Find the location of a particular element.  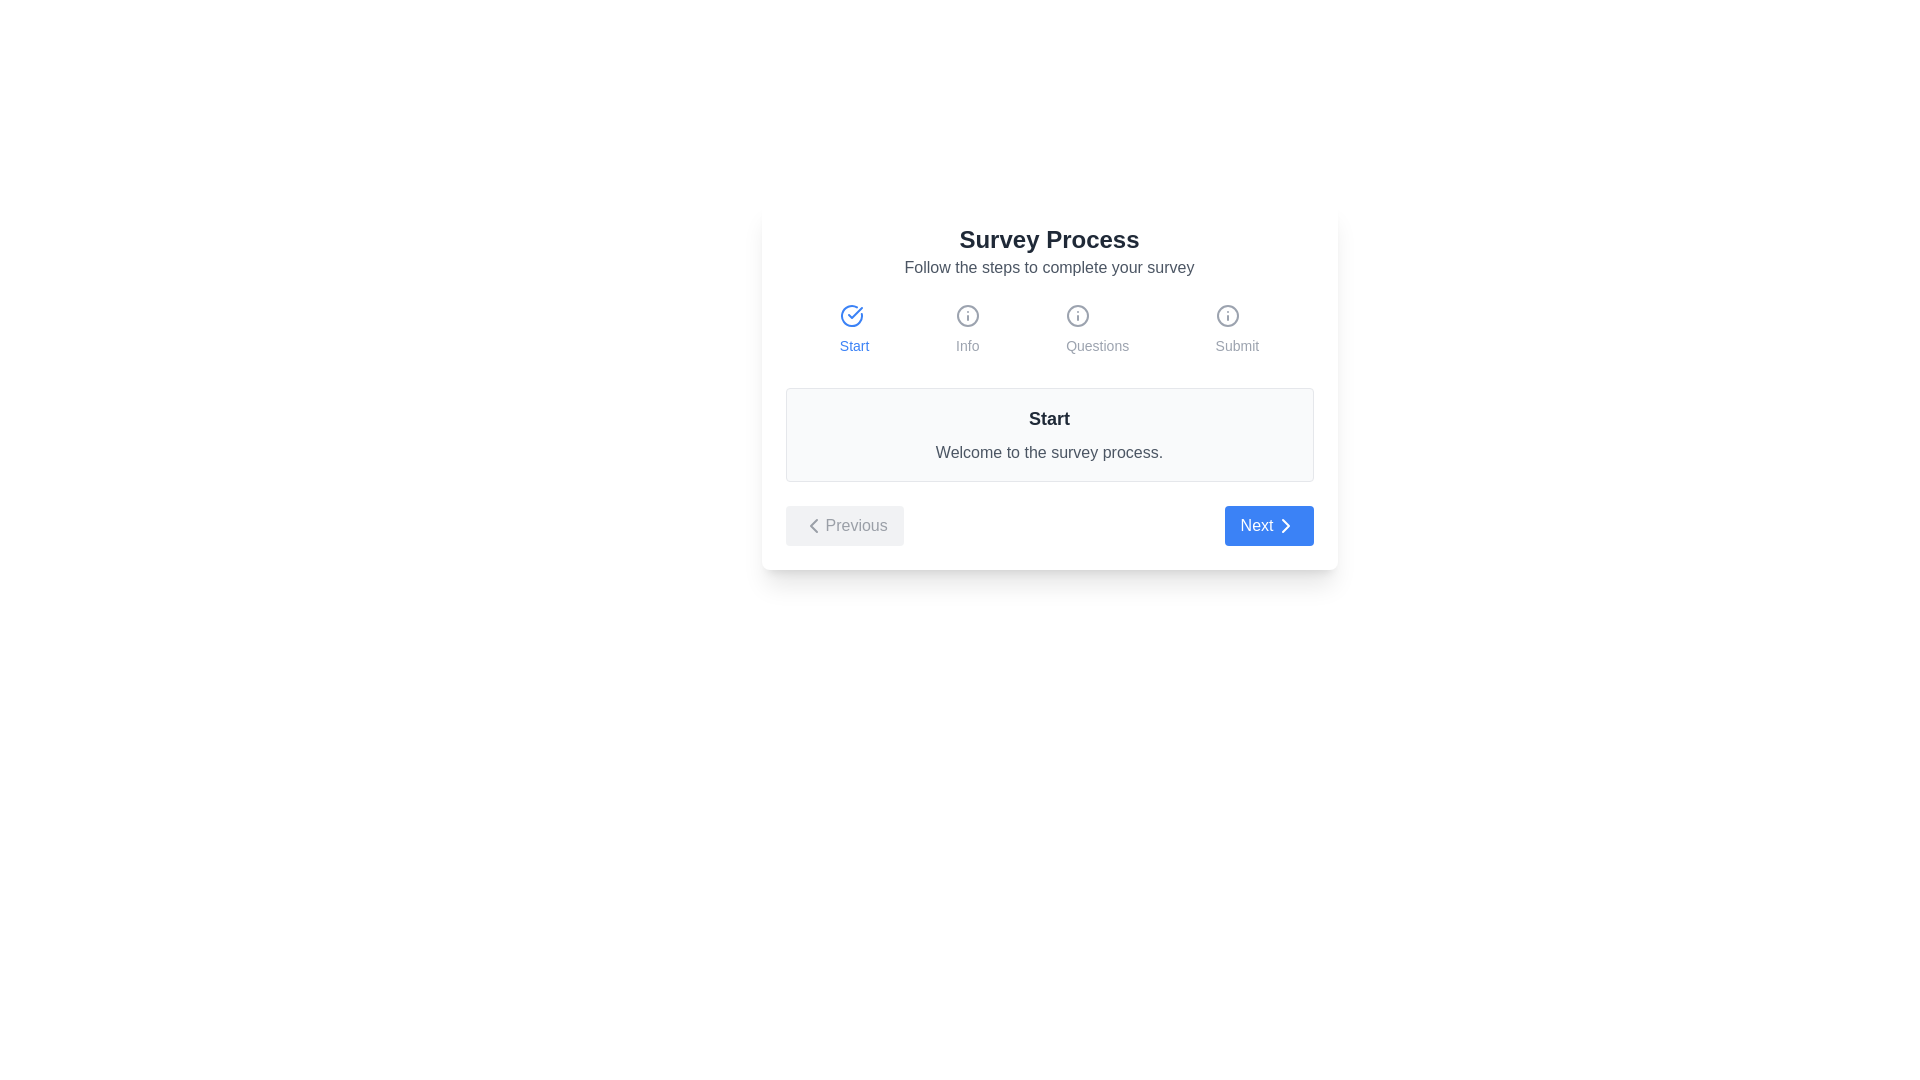

the completion icon representing the 'Start' step in the survey process, located at the top left of the 'Survey Process' panel is located at coordinates (851, 315).